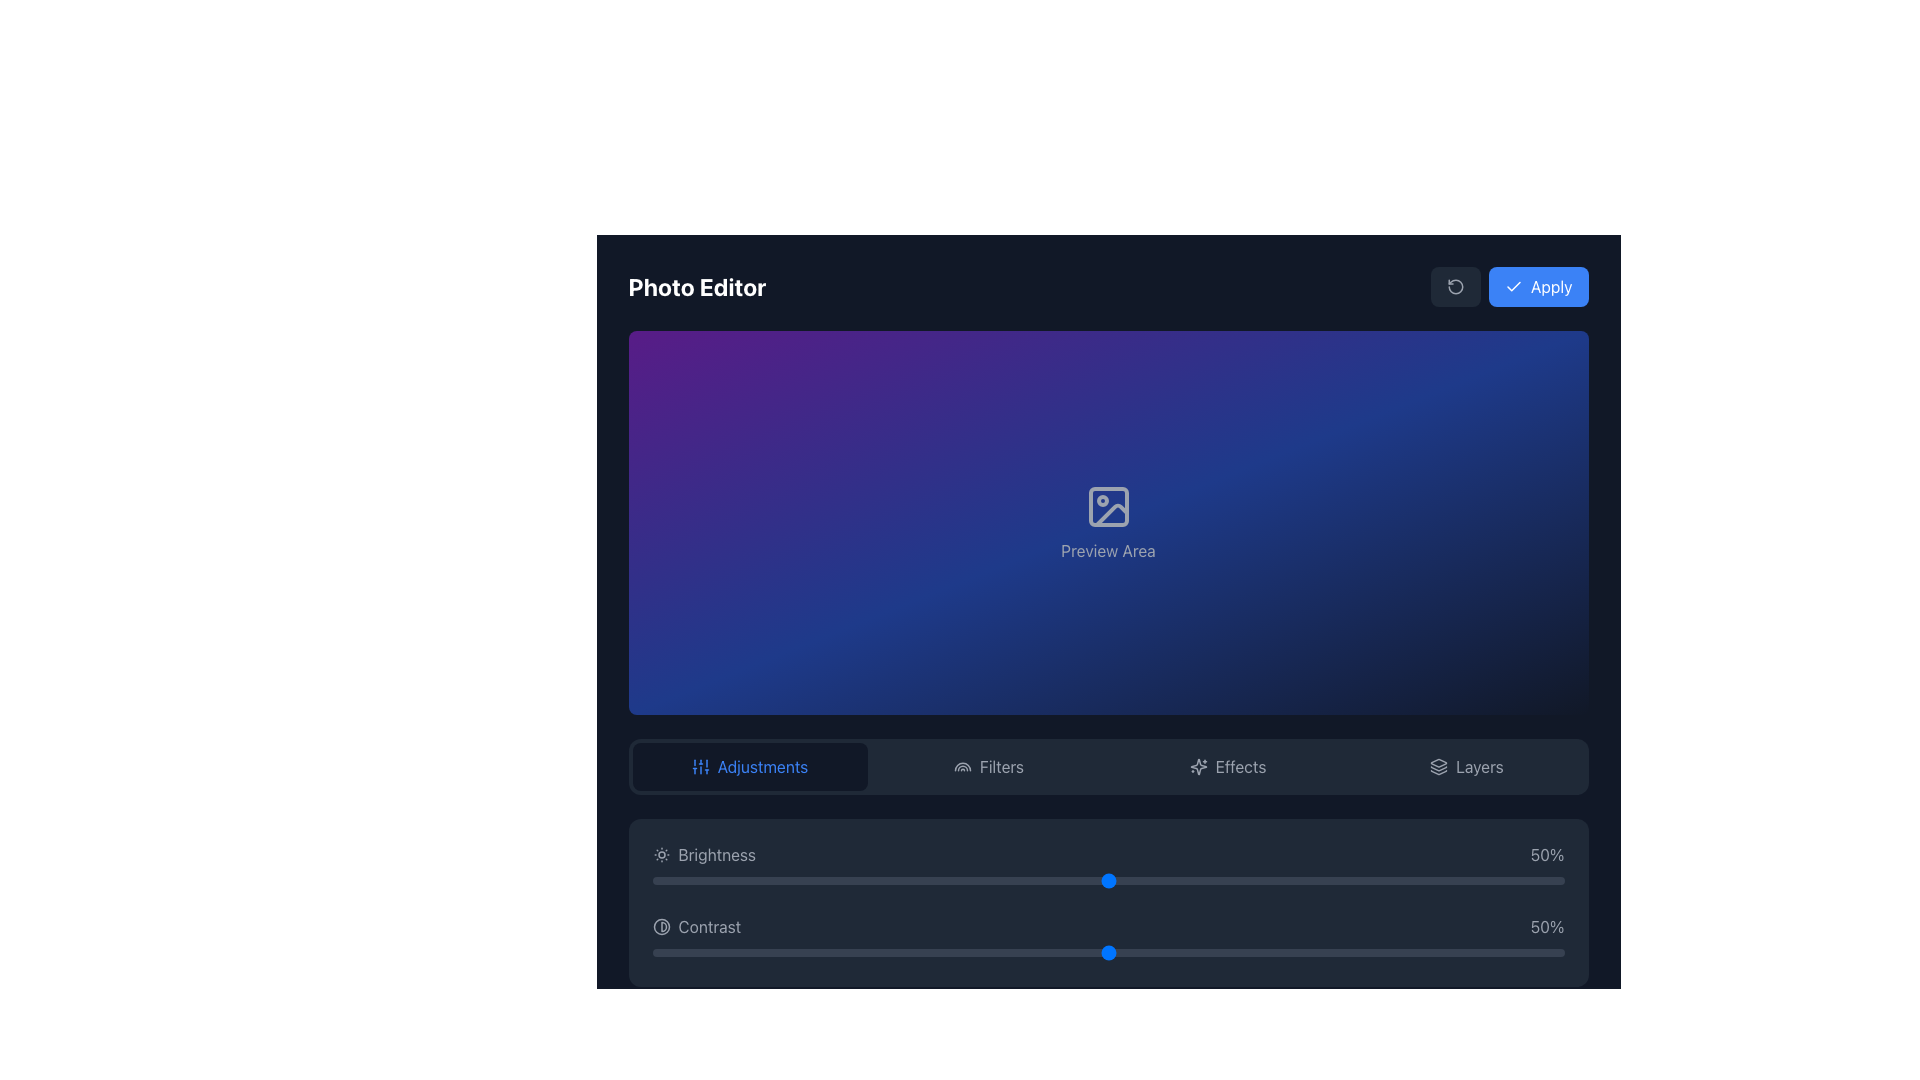 This screenshot has width=1920, height=1080. What do you see at coordinates (1455, 286) in the screenshot?
I see `the icon button, which is a rounded rectangular button with a dark gray background and a light gray border containing a counter-clockwise arrow` at bounding box center [1455, 286].